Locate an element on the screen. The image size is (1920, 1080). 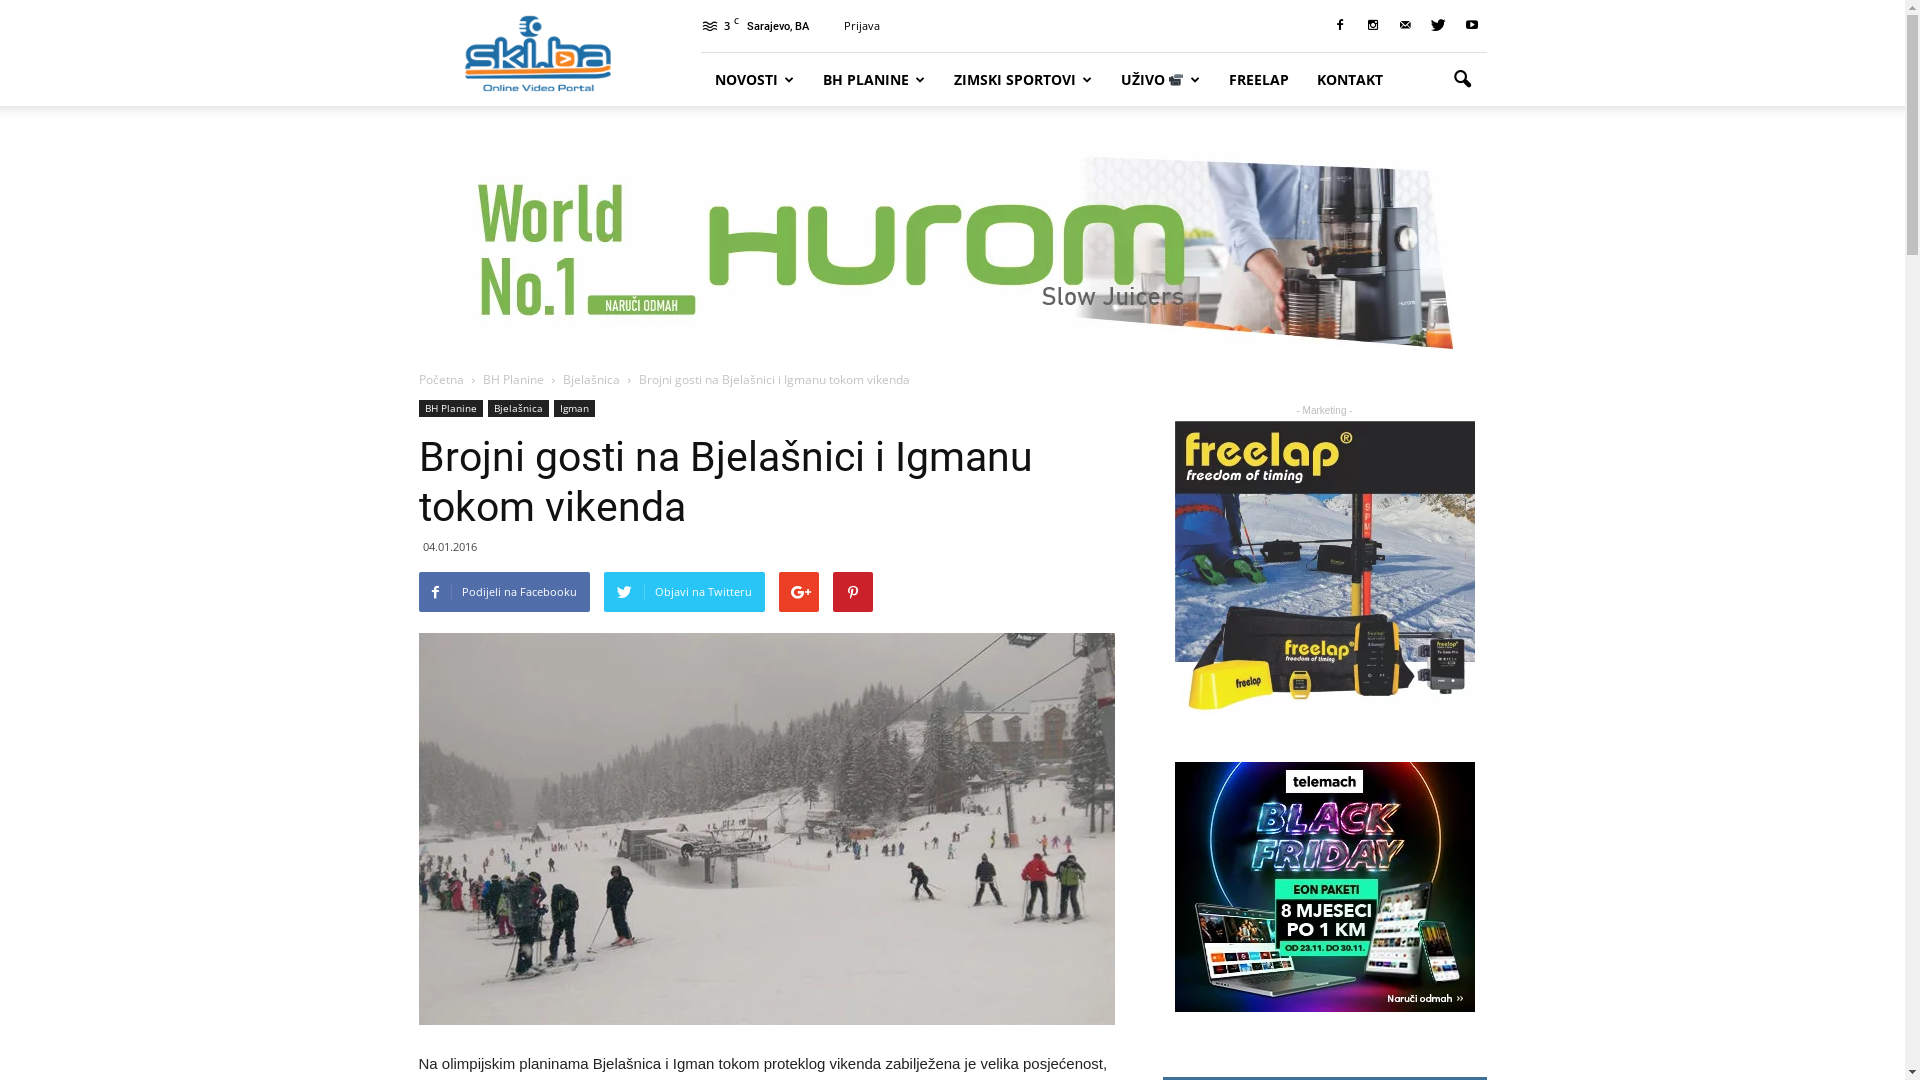
'ZIMSKI SPORTOVI' is located at coordinates (1023, 78).